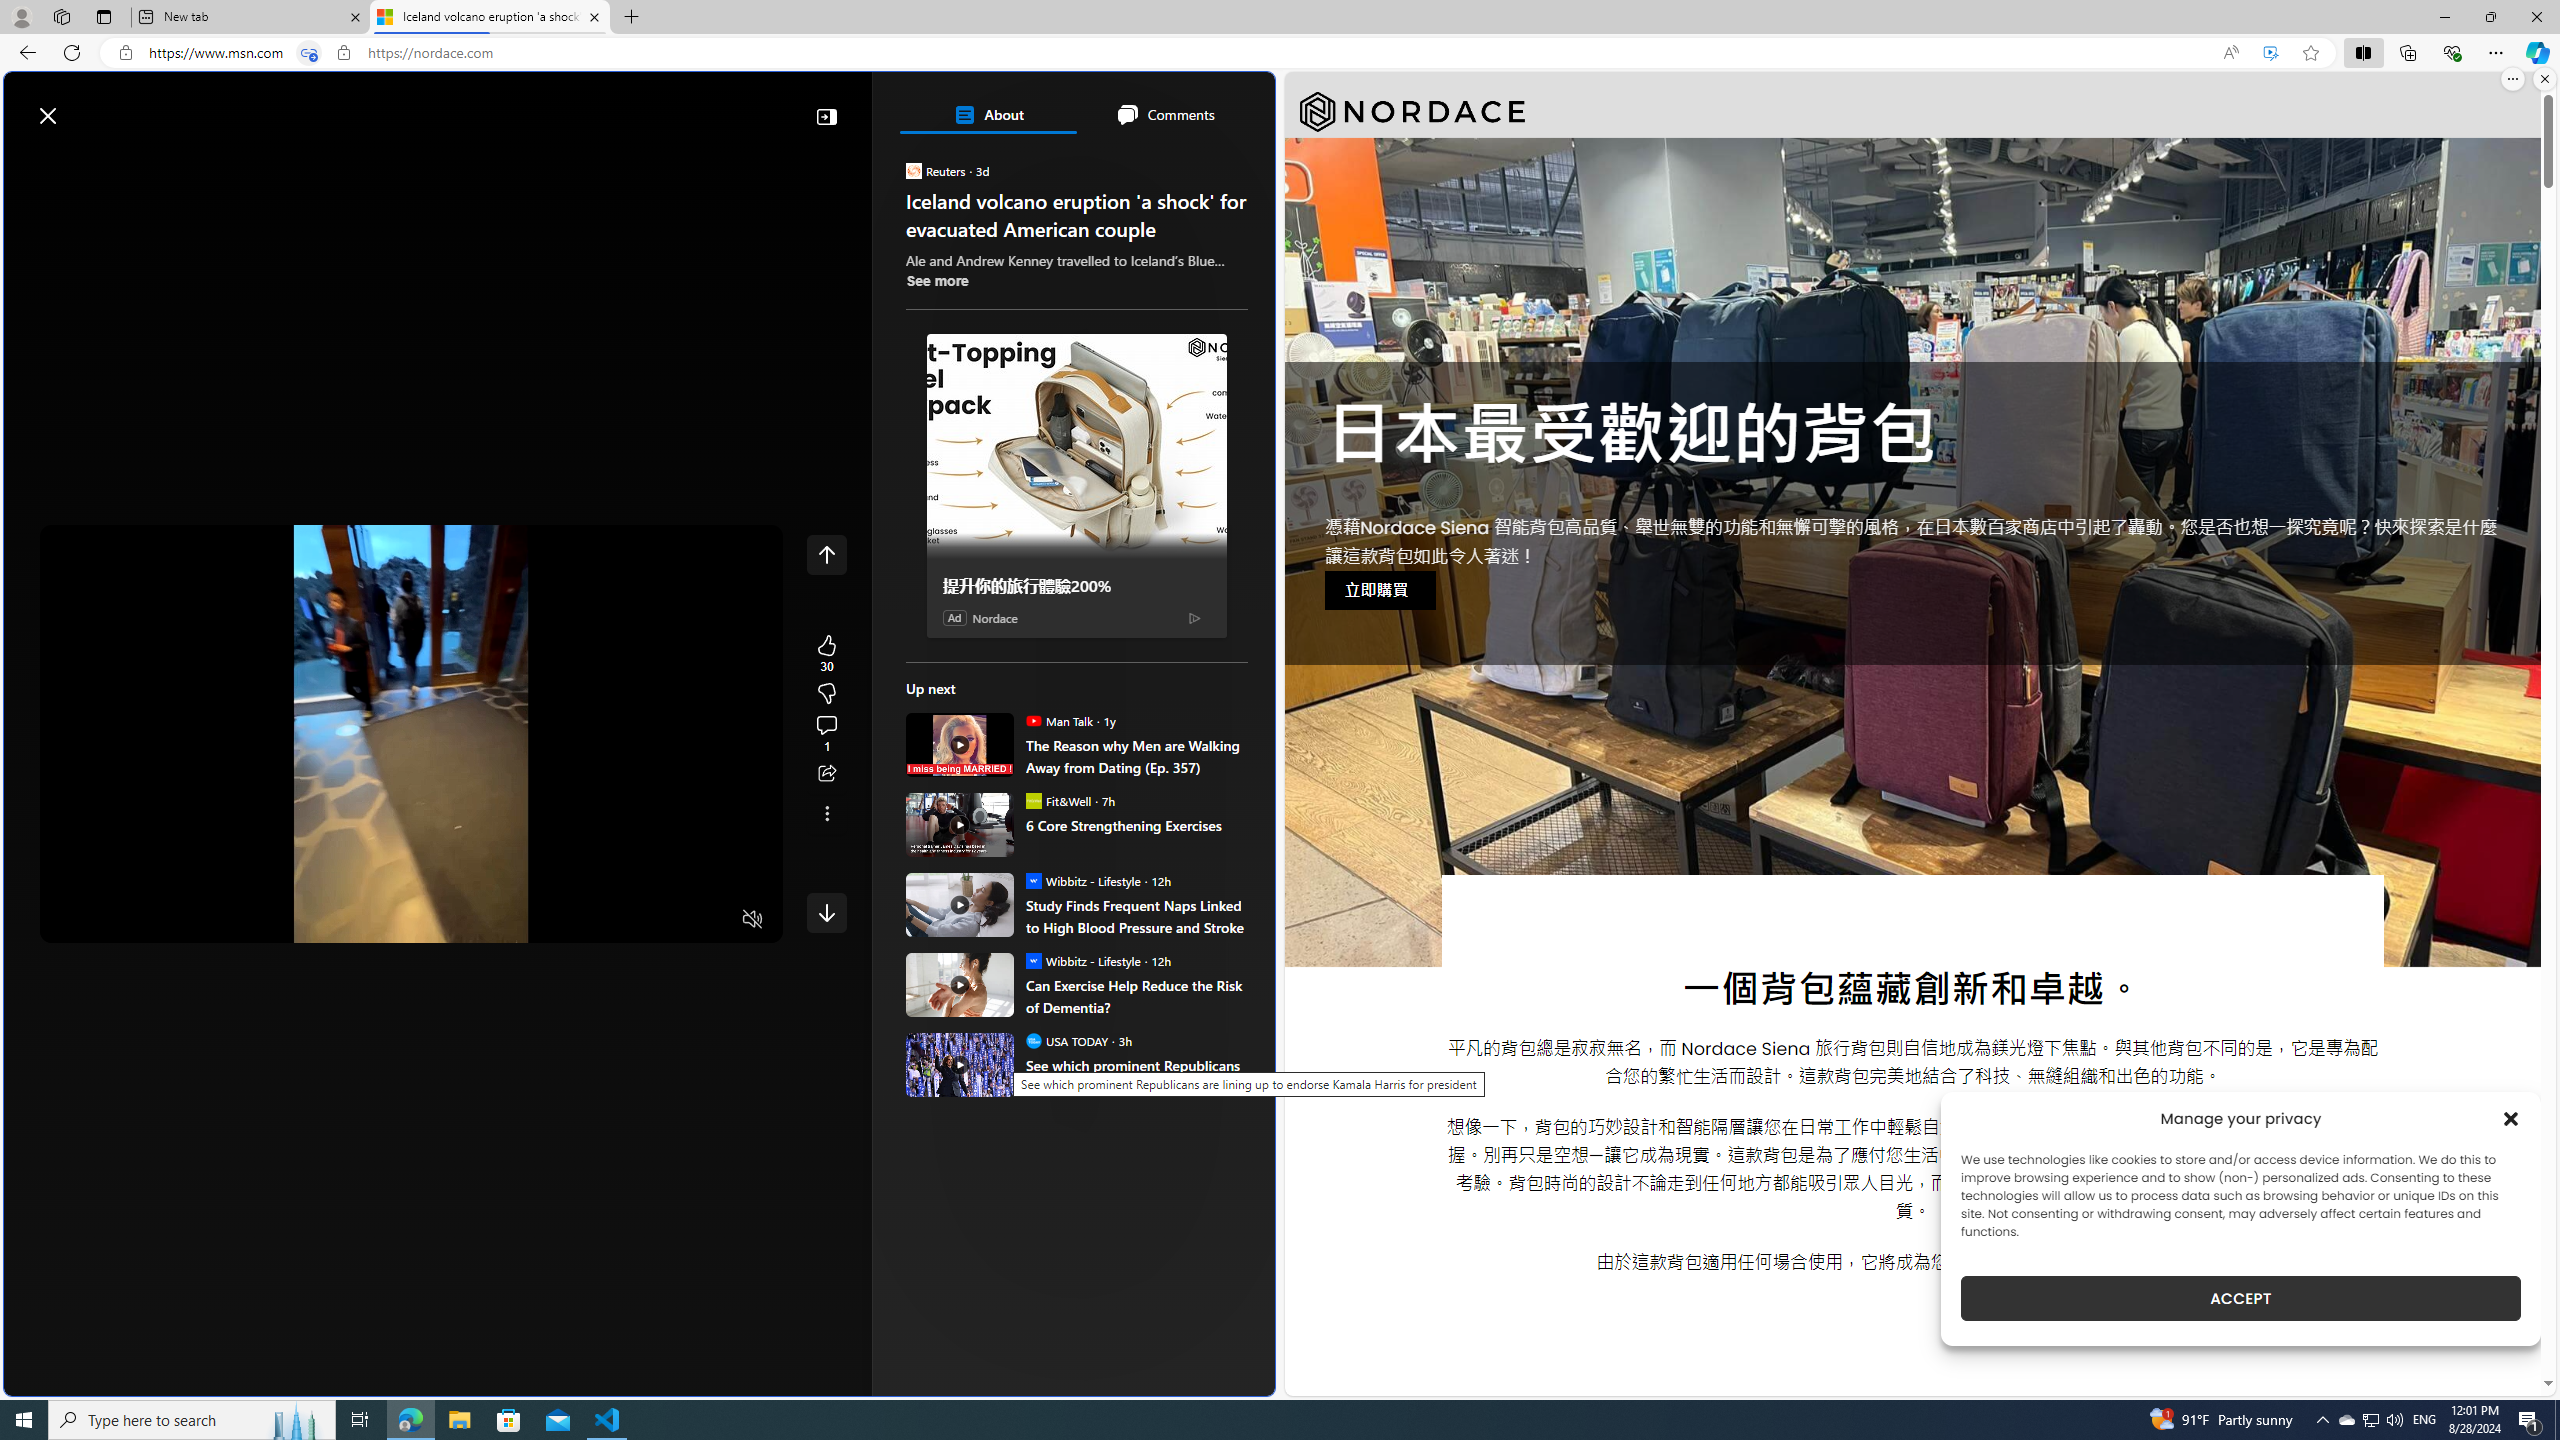 The height and width of the screenshot is (1440, 2560). I want to click on 'Enhance video', so click(2270, 53).